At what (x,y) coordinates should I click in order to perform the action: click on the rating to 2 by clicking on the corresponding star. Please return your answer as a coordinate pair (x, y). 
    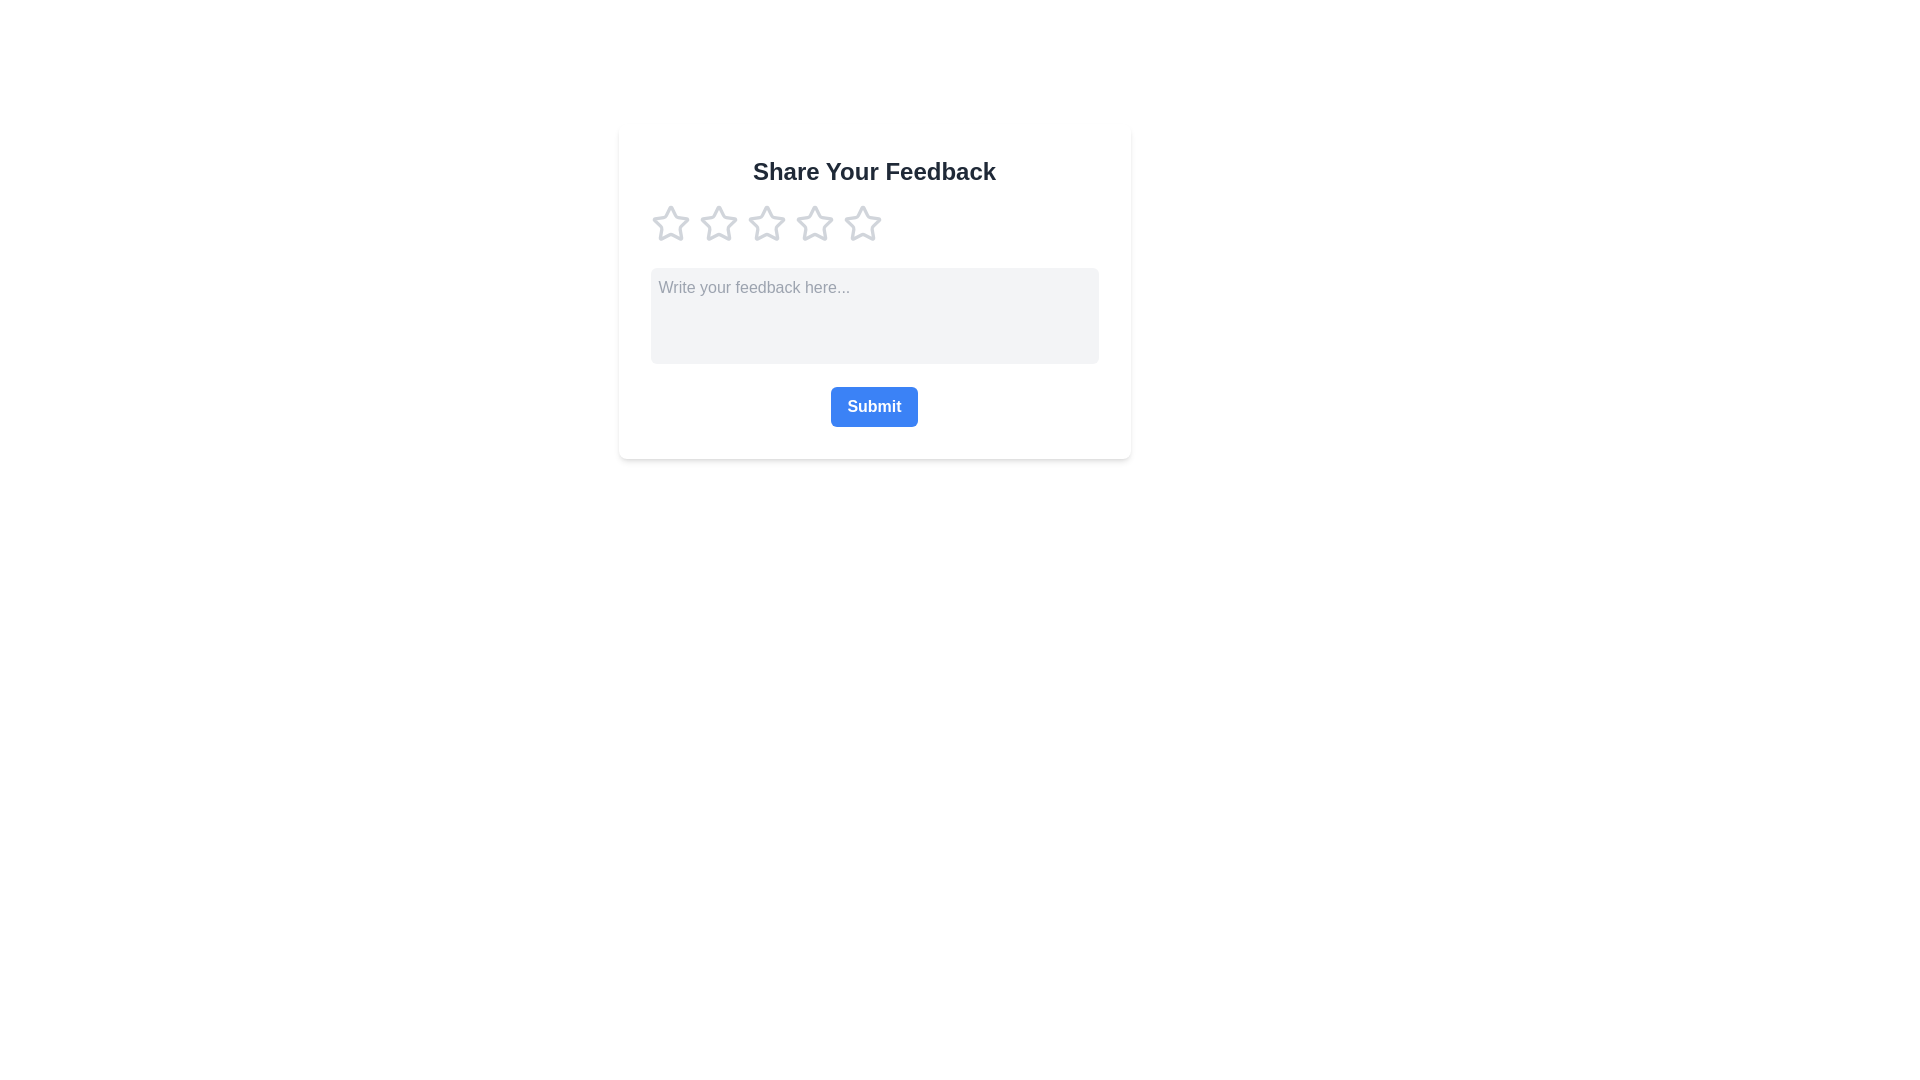
    Looking at the image, I should click on (718, 223).